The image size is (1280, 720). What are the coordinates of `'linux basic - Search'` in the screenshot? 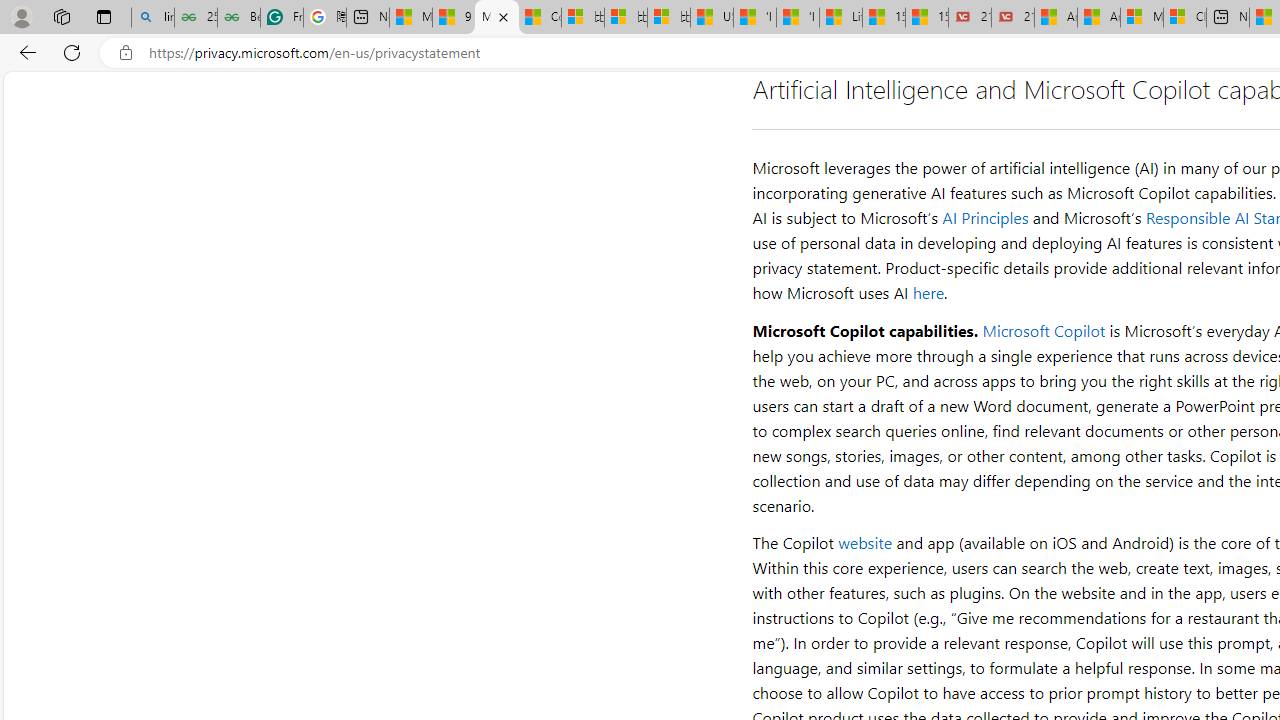 It's located at (151, 17).